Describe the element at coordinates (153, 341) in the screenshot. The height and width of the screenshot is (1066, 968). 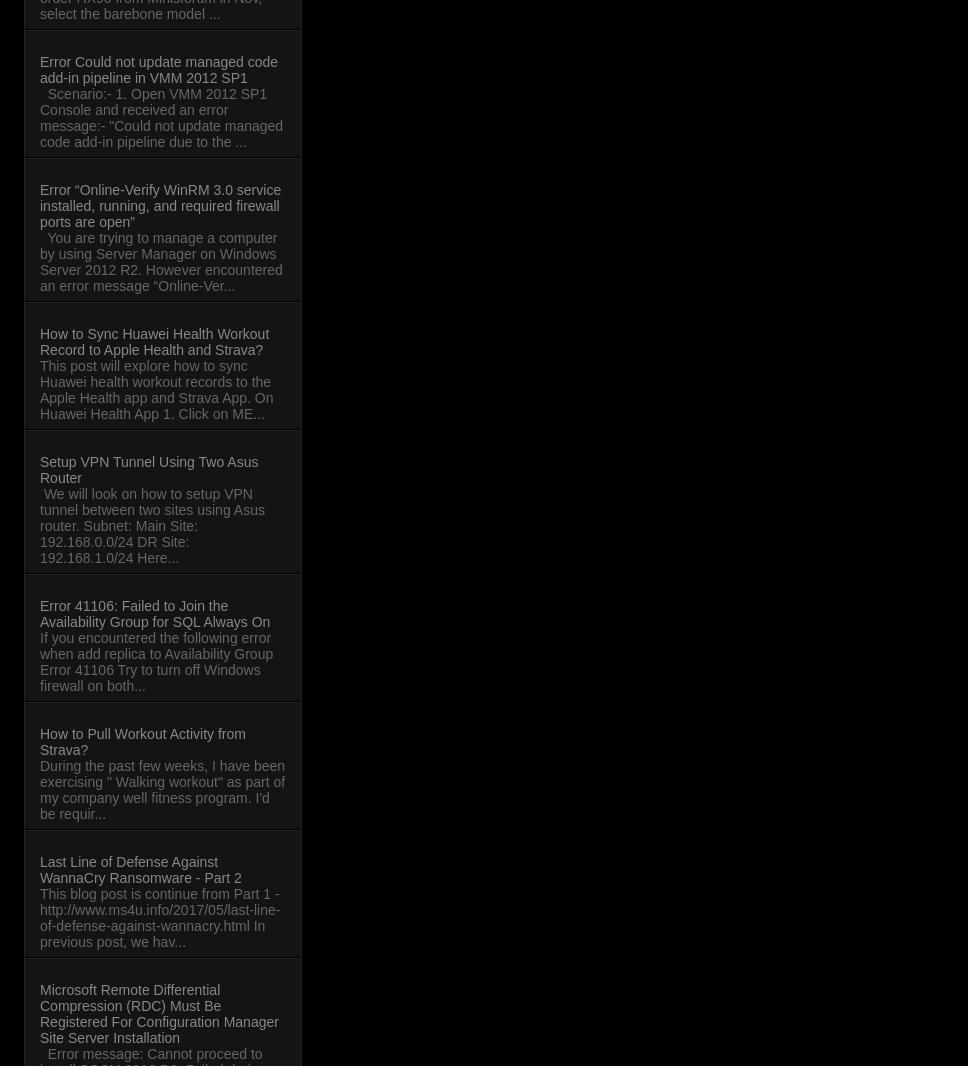
I see `'How to Sync Huawei Health Workout Record to Apple Health and Strava?'` at that location.